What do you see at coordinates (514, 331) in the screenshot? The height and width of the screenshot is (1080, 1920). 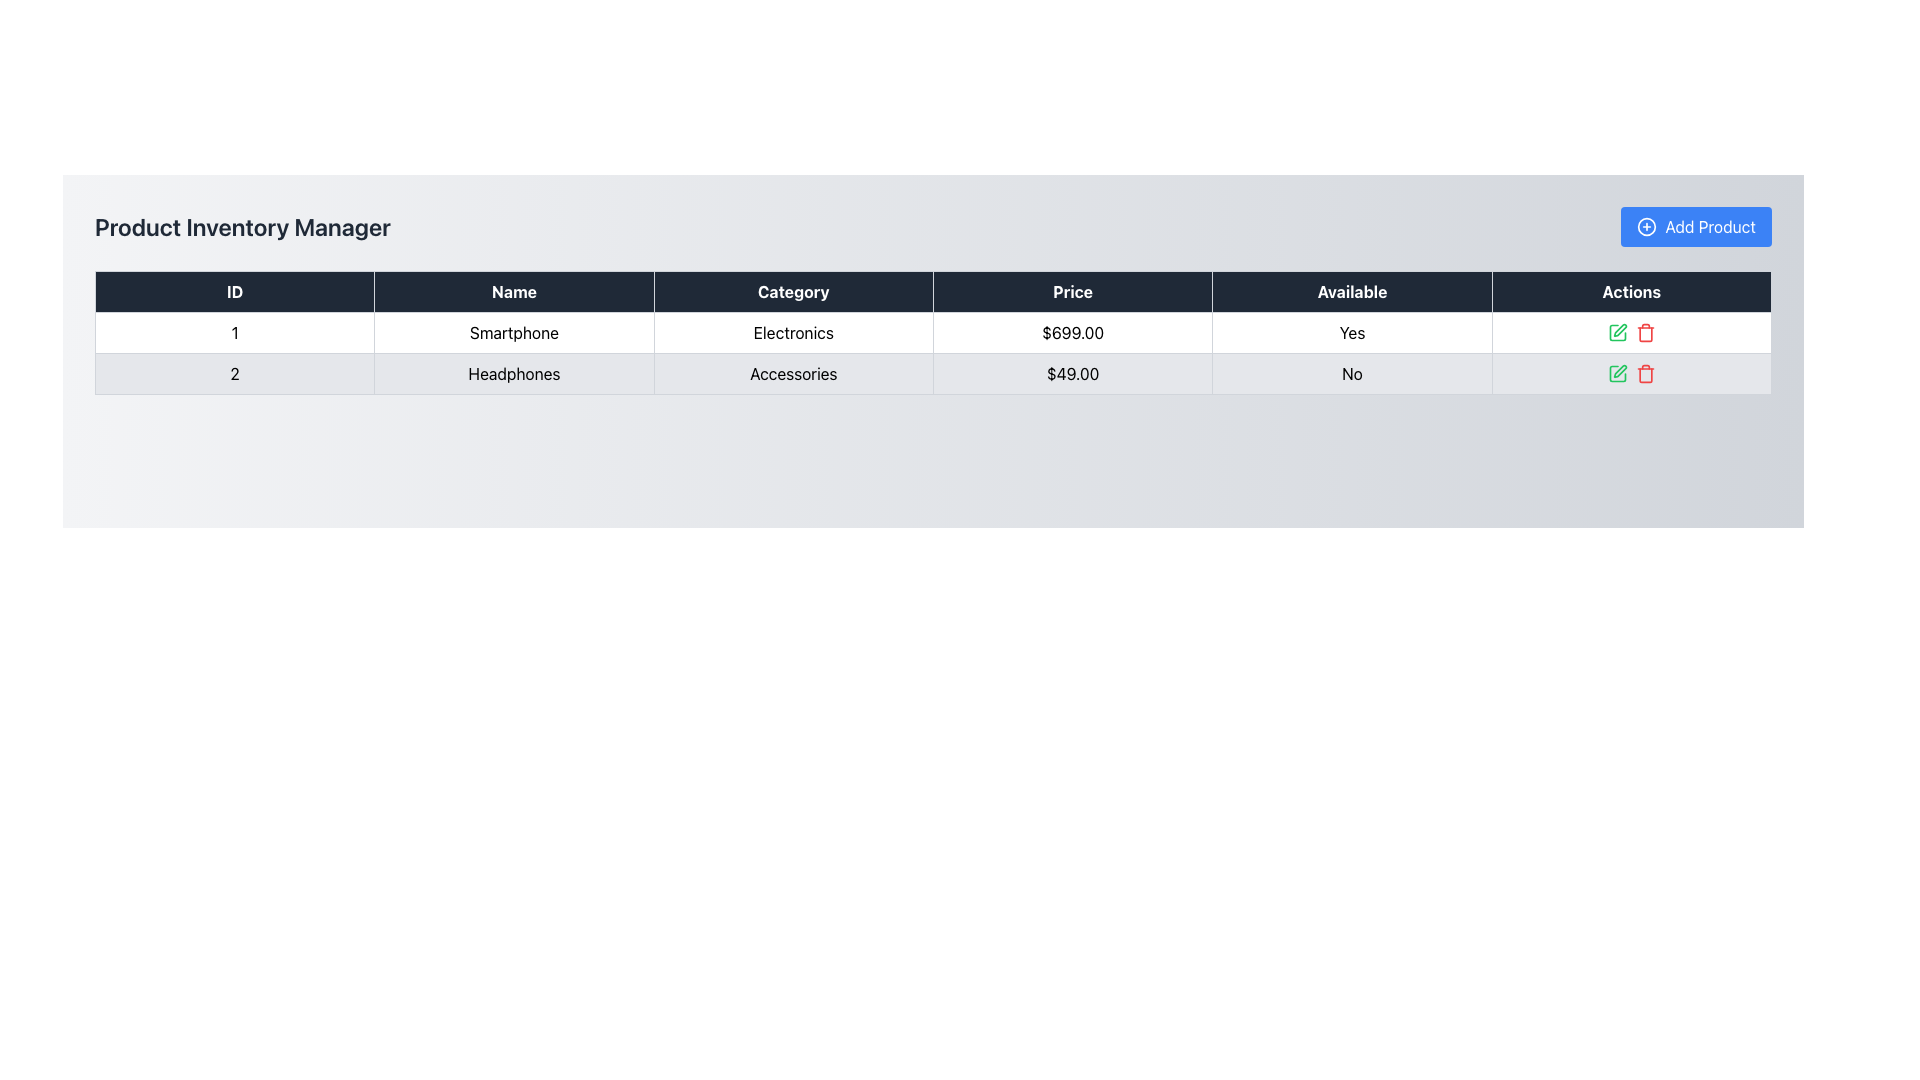 I see `the static text display showing the product's name in the second cell of the row under the 'Name' column in the first data row of the inventory management table` at bounding box center [514, 331].